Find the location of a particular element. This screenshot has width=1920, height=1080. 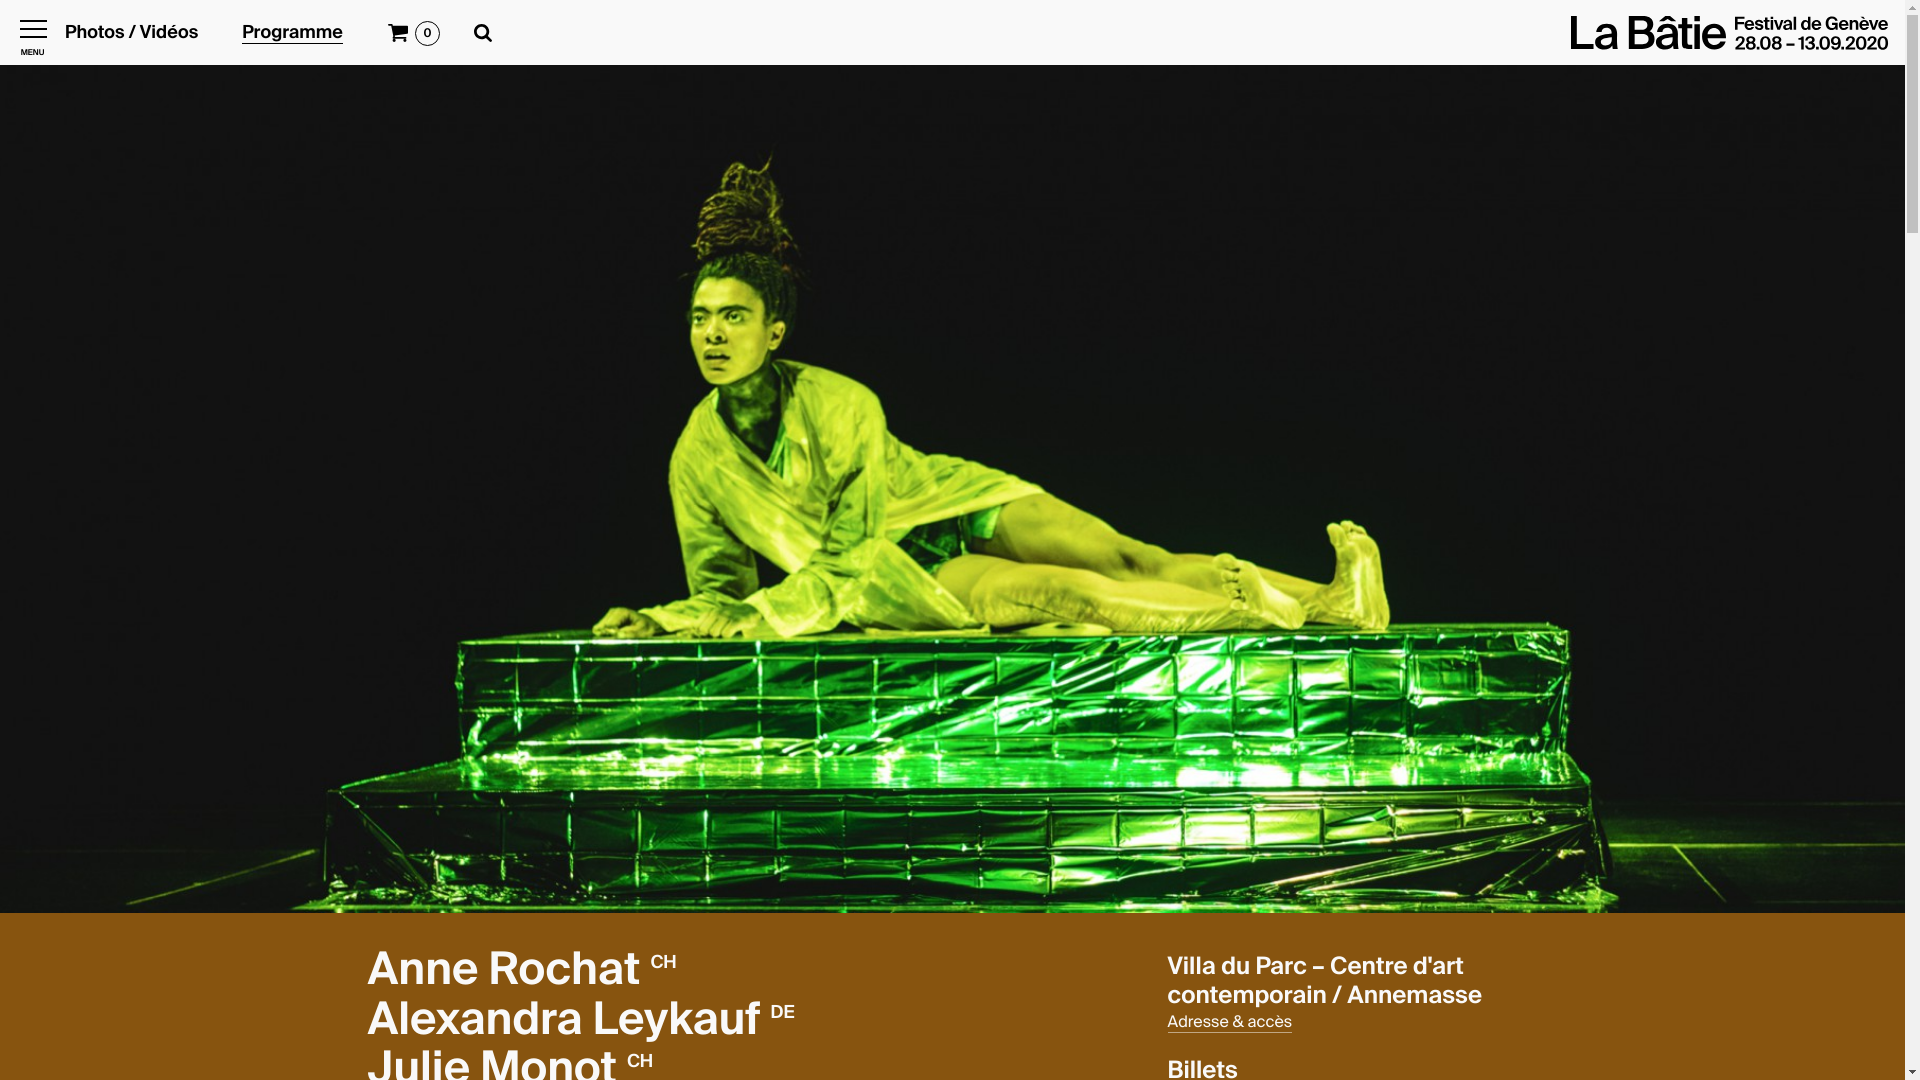

'Programme' is located at coordinates (291, 33).